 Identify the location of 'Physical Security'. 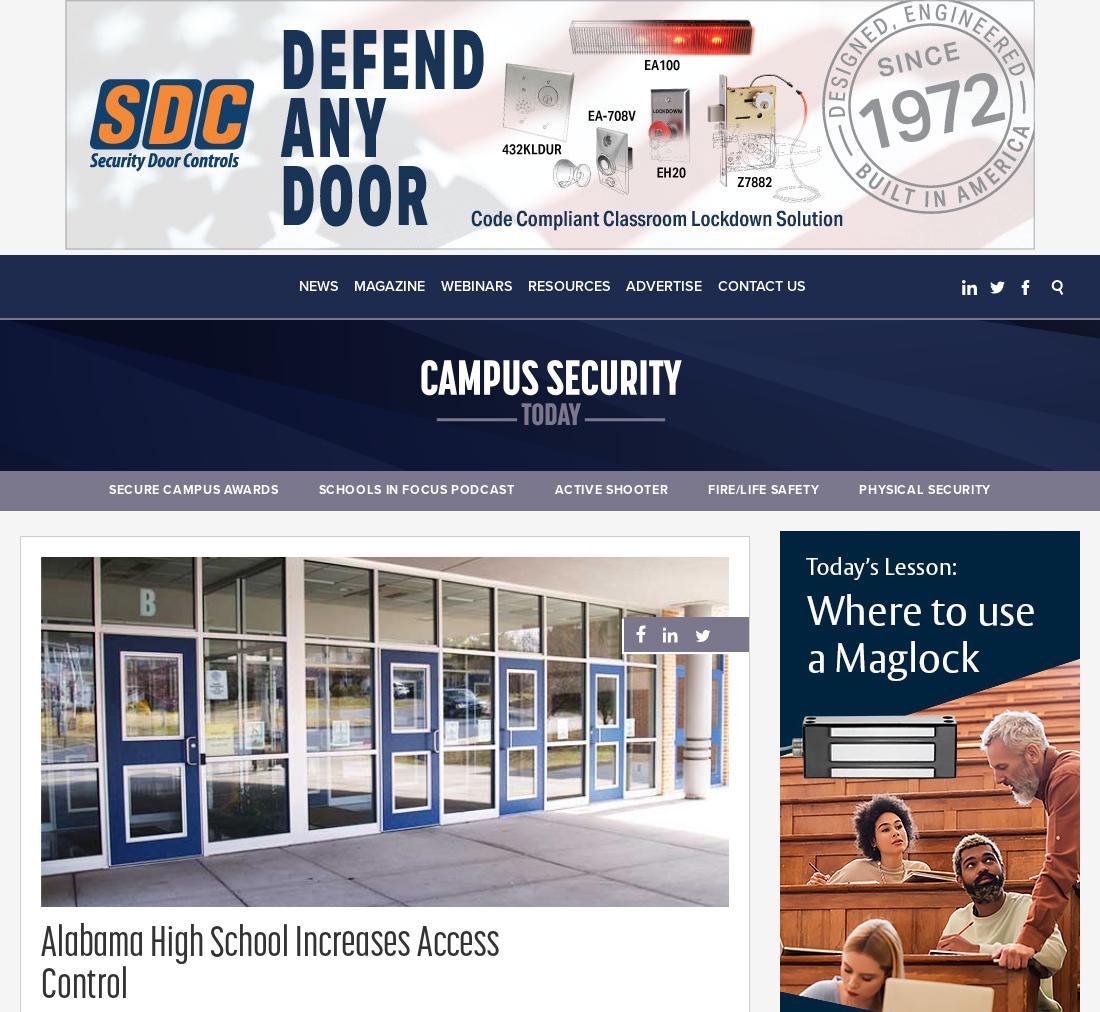
(857, 490).